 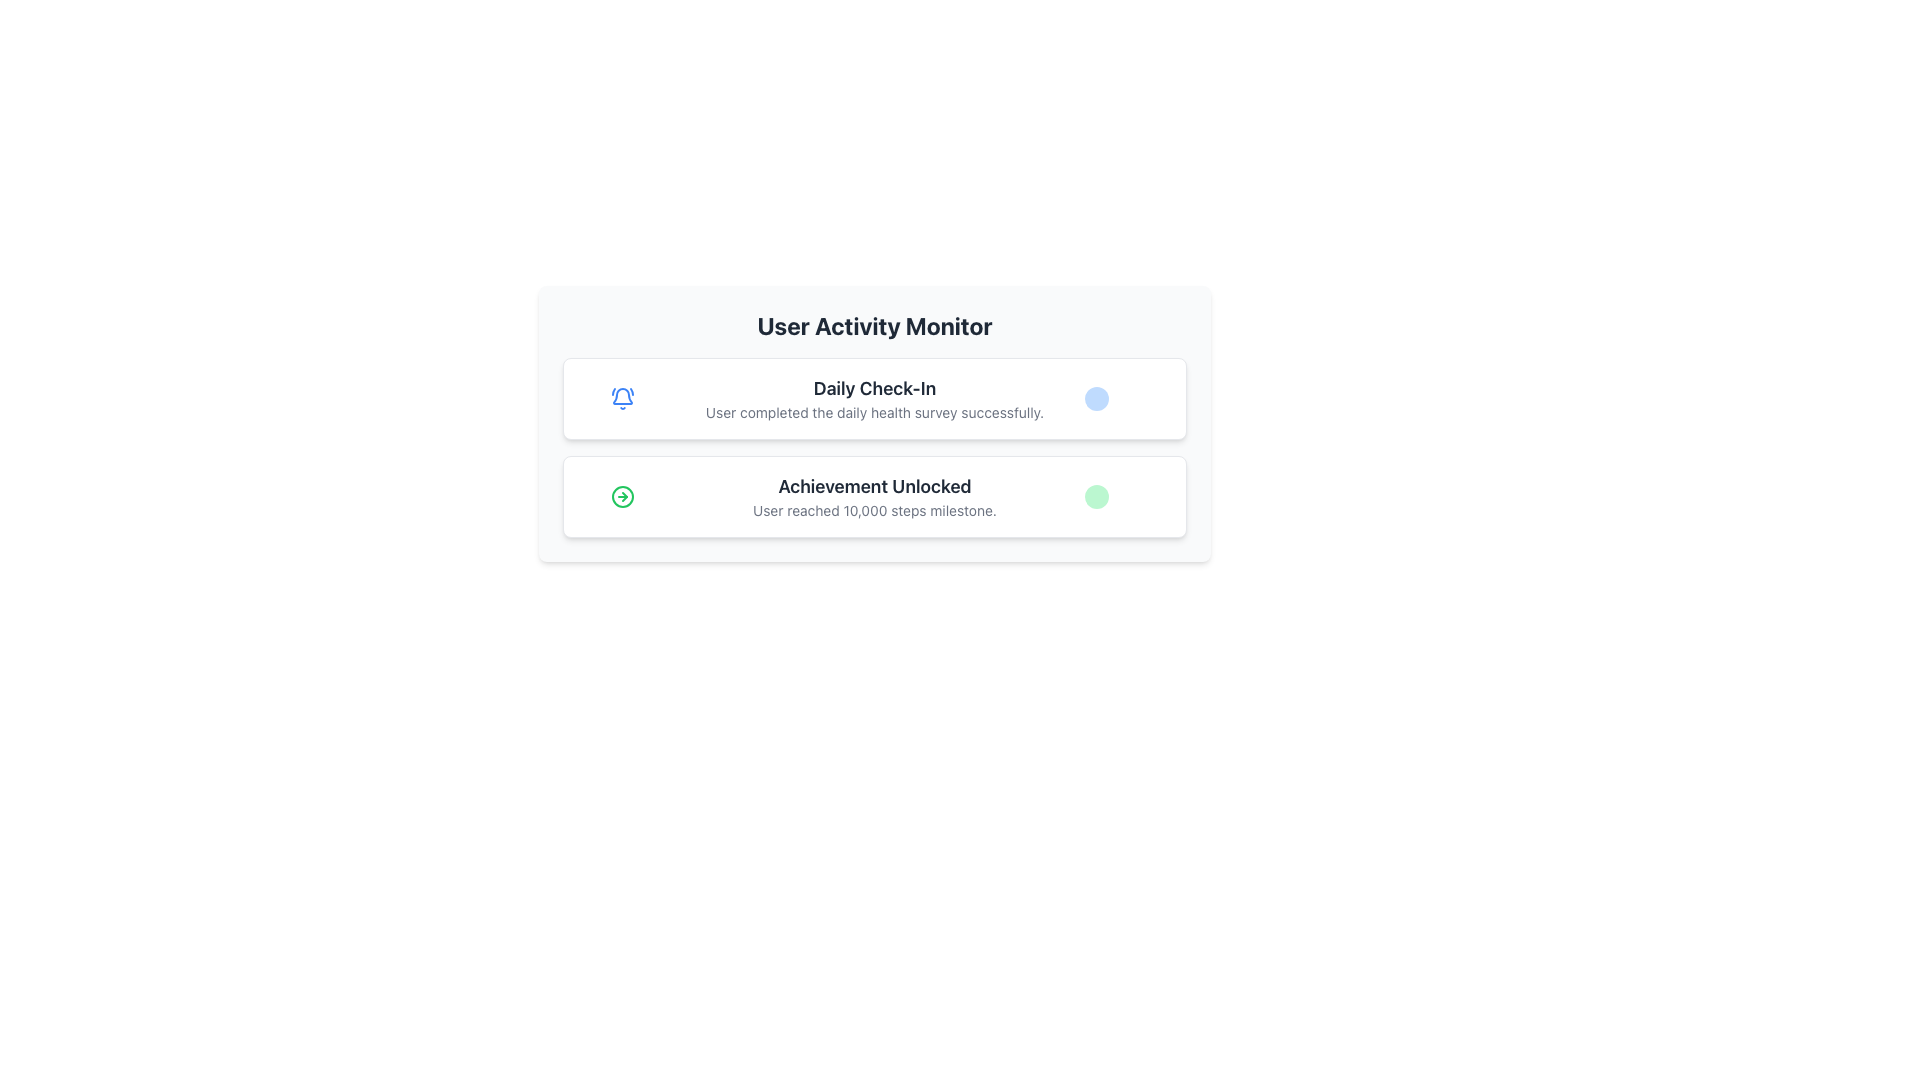 I want to click on information provided in the 'Daily Check-In' Information Card, which is the first element listed under the 'User Activity Monitor' section, so click(x=874, y=398).